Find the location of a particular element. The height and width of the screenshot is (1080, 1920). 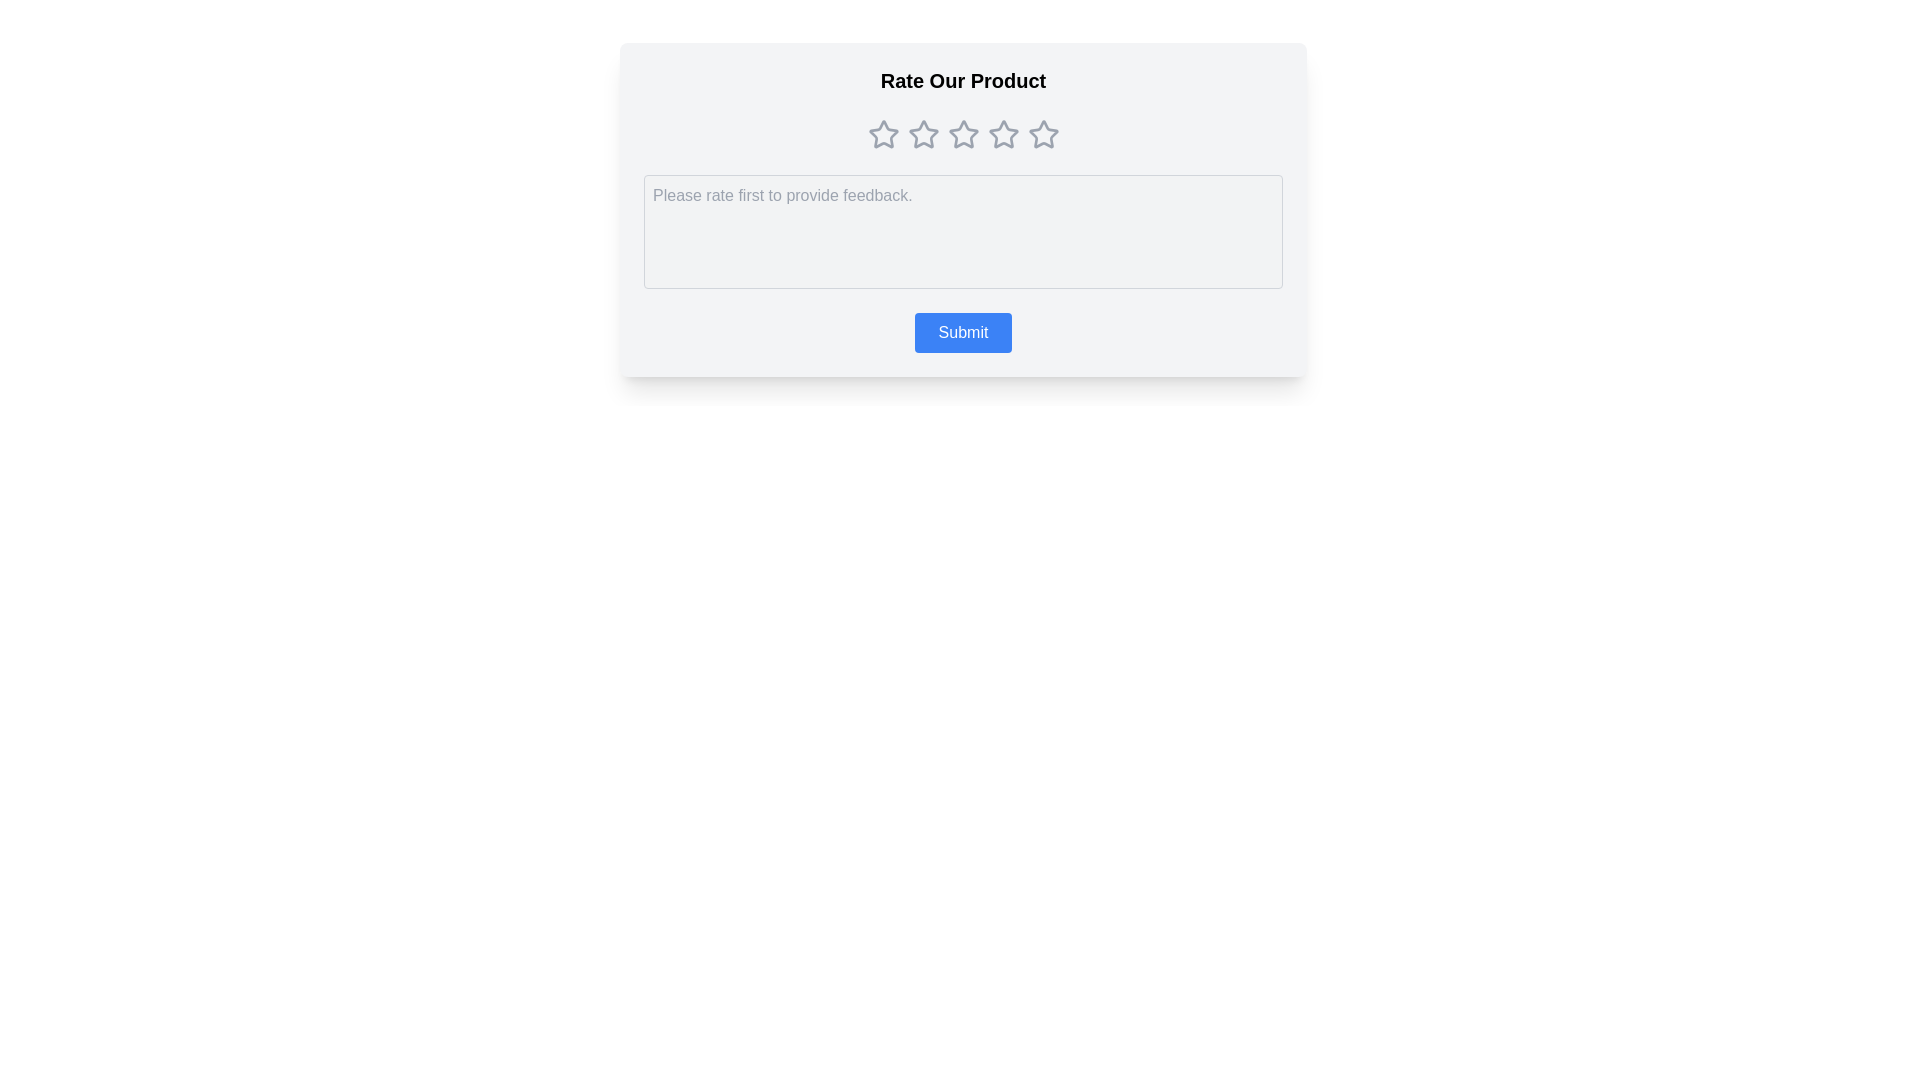

the second star icon in the rating interface is located at coordinates (922, 134).